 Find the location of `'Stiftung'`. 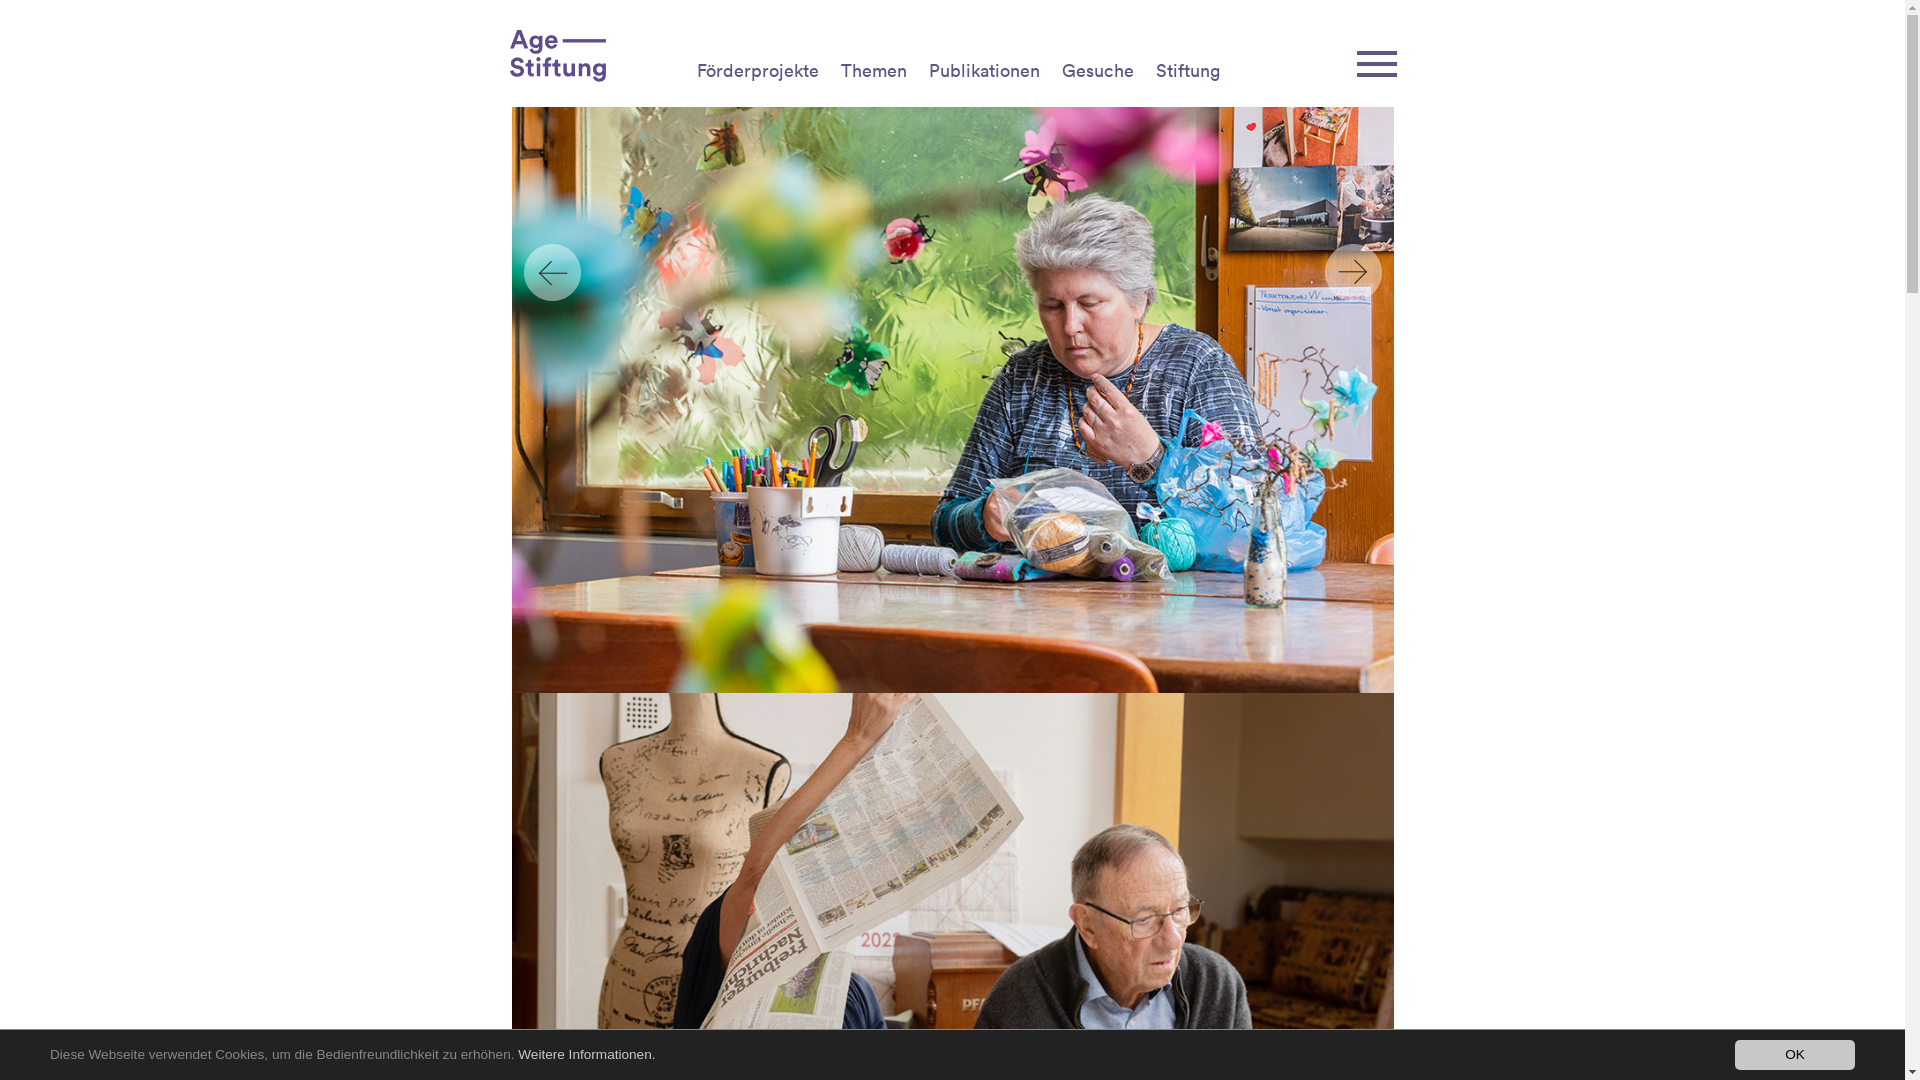

'Stiftung' is located at coordinates (1187, 69).